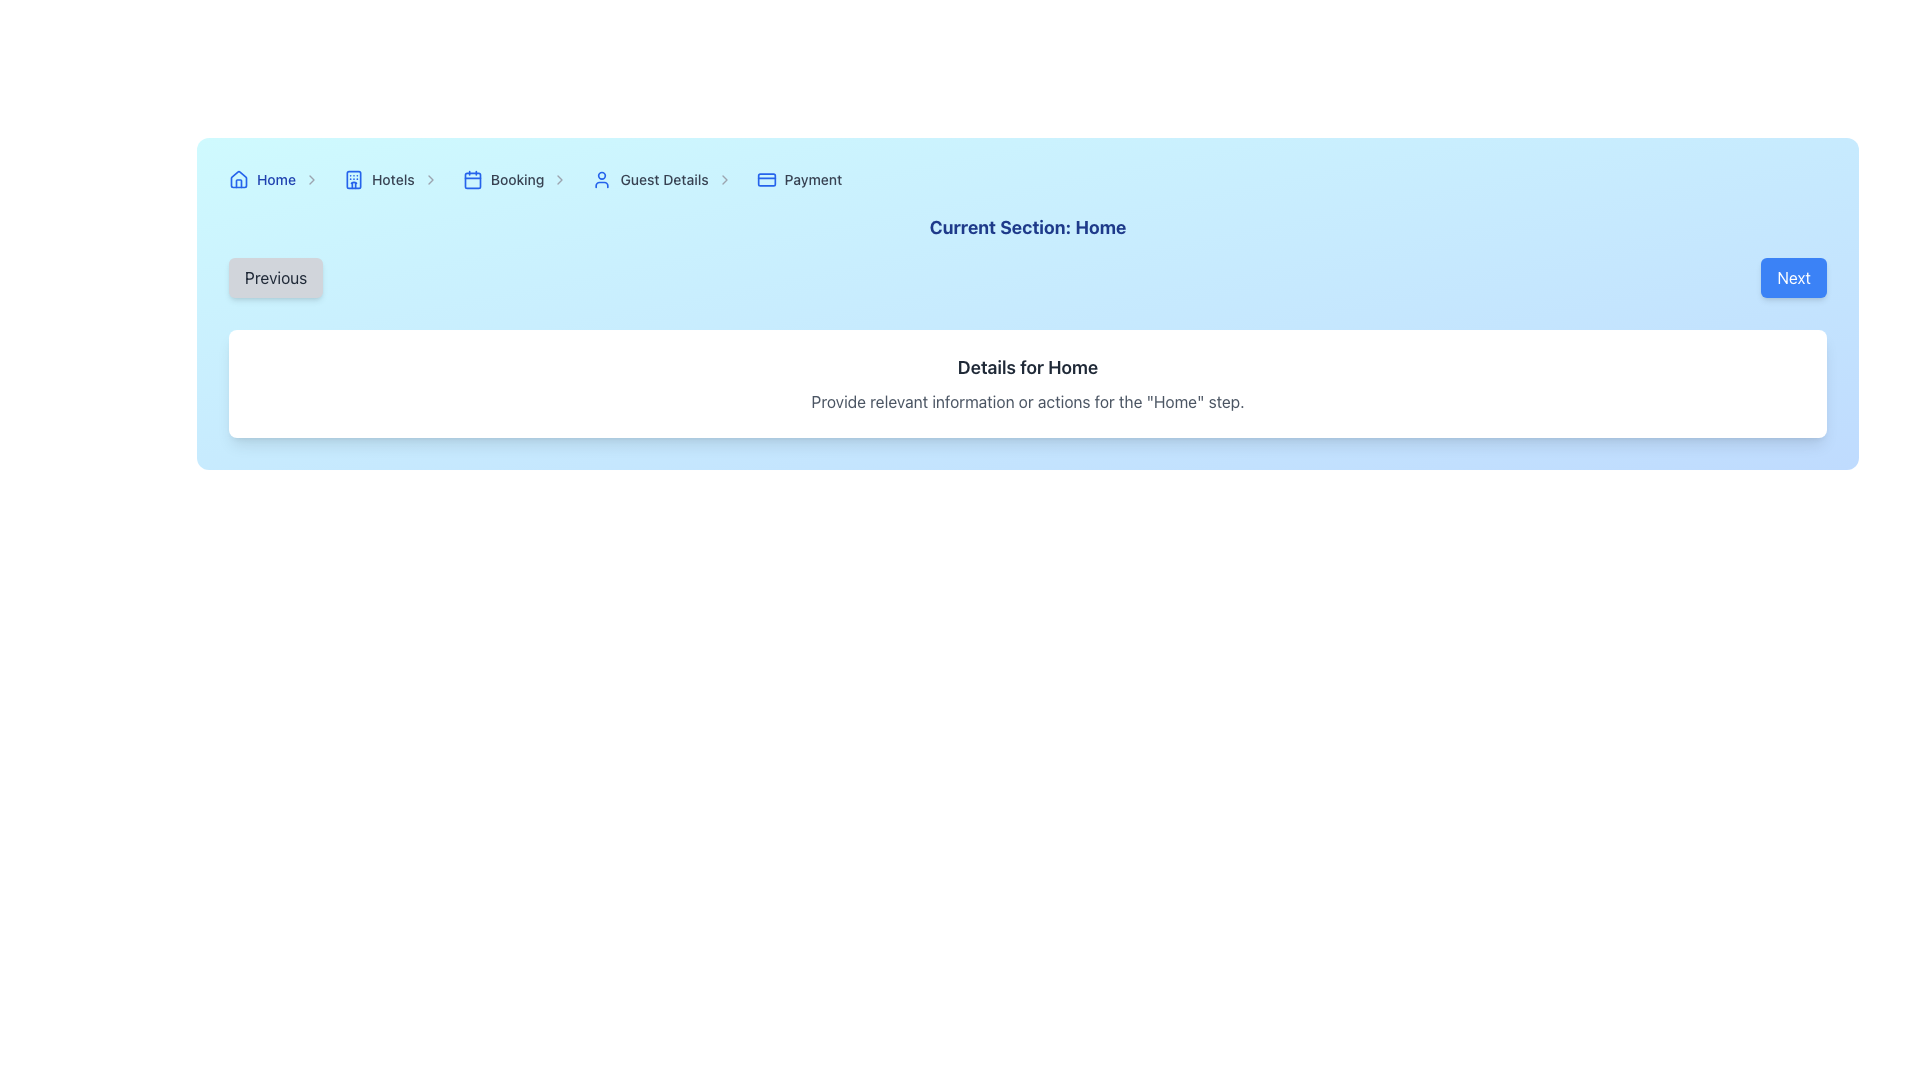 Image resolution: width=1920 pixels, height=1080 pixels. I want to click on the 'Booking' link in the breadcrumb navigation, so click(517, 180).